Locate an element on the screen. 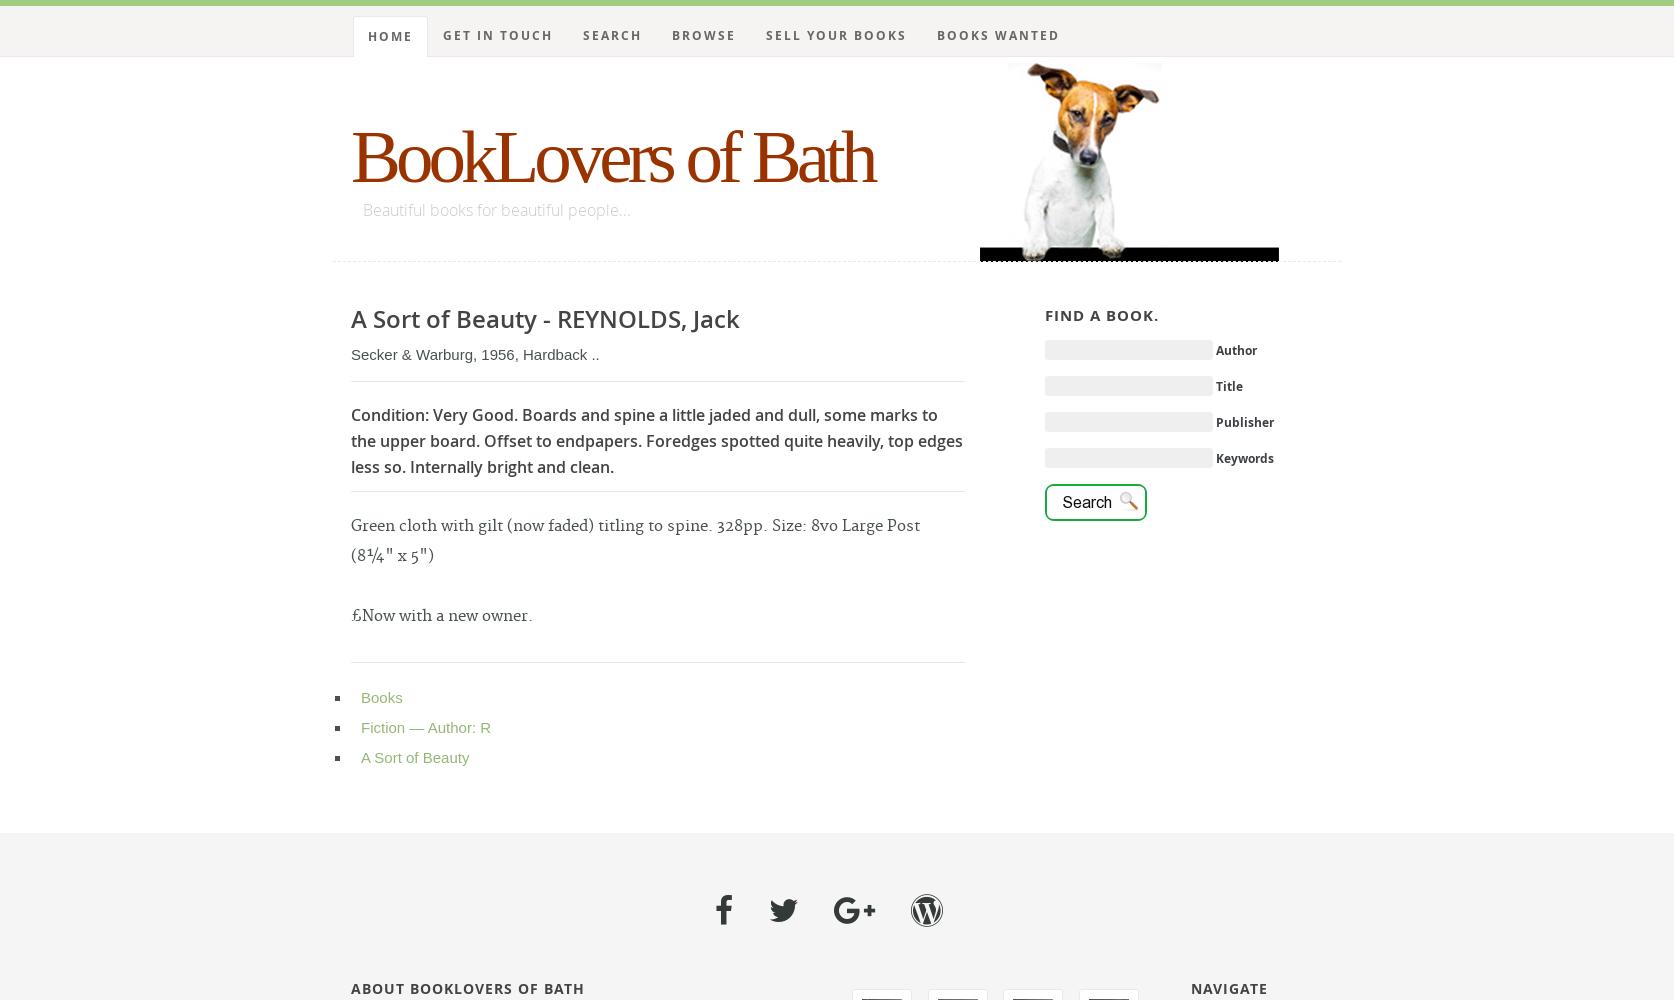 Image resolution: width=1674 pixels, height=1000 pixels. 'Author' is located at coordinates (1235, 349).